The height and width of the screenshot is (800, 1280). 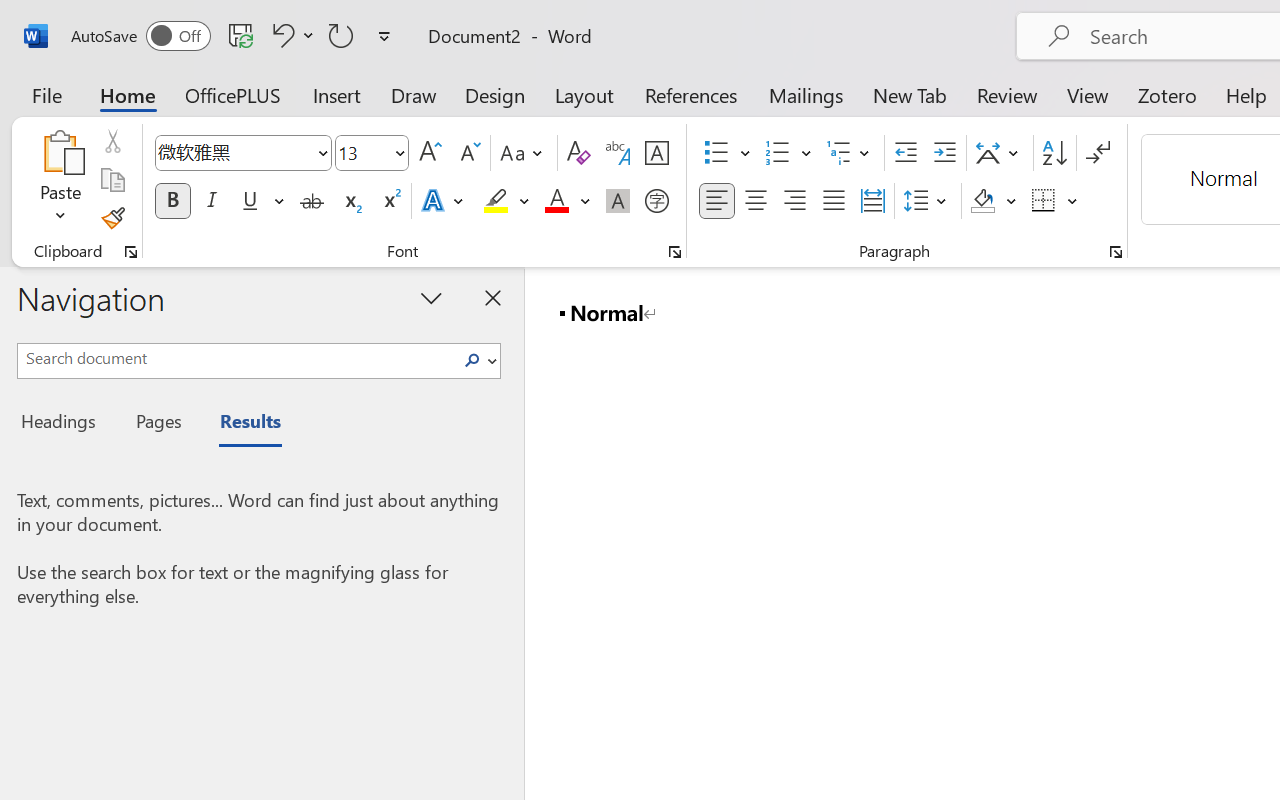 What do you see at coordinates (993, 201) in the screenshot?
I see `'Shading'` at bounding box center [993, 201].